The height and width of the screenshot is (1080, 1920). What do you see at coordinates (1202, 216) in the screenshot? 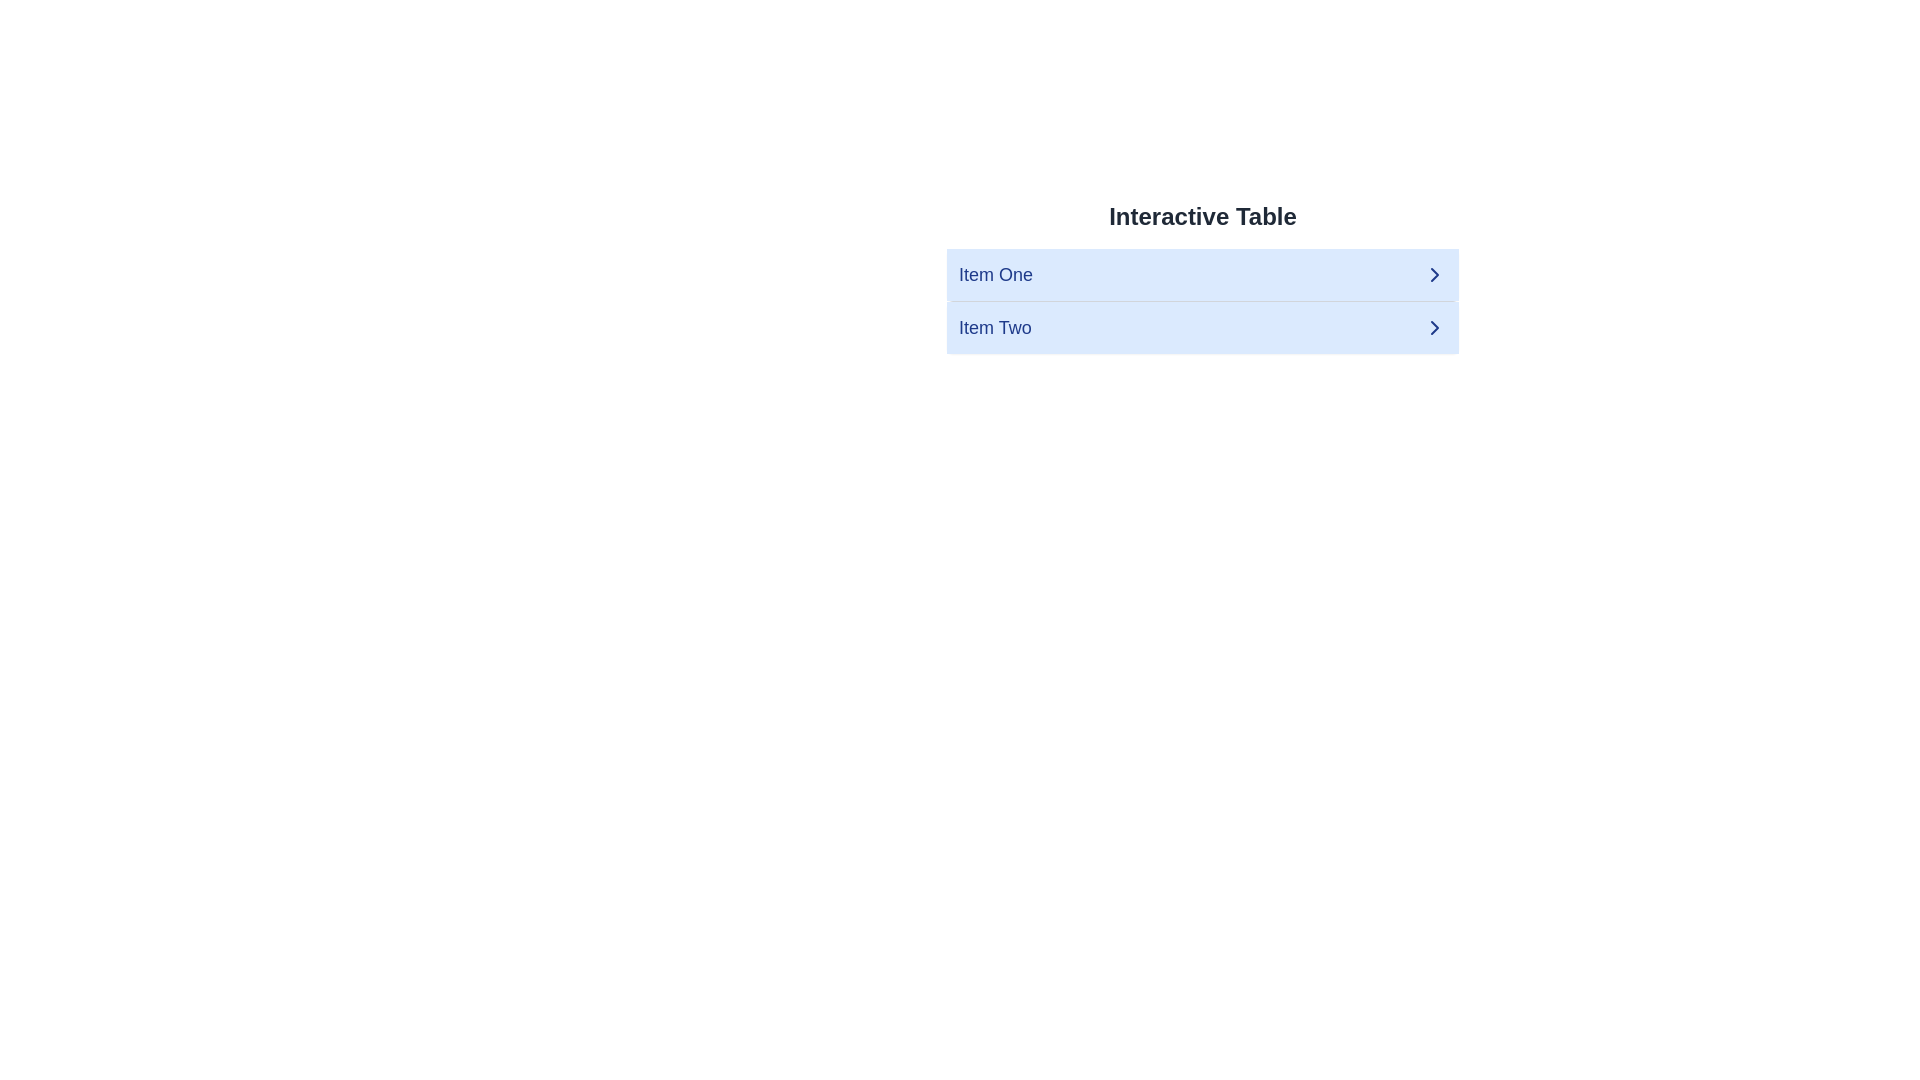
I see `the interactive text label 'Interactive Table' displayed in bold at the top of the layout` at bounding box center [1202, 216].